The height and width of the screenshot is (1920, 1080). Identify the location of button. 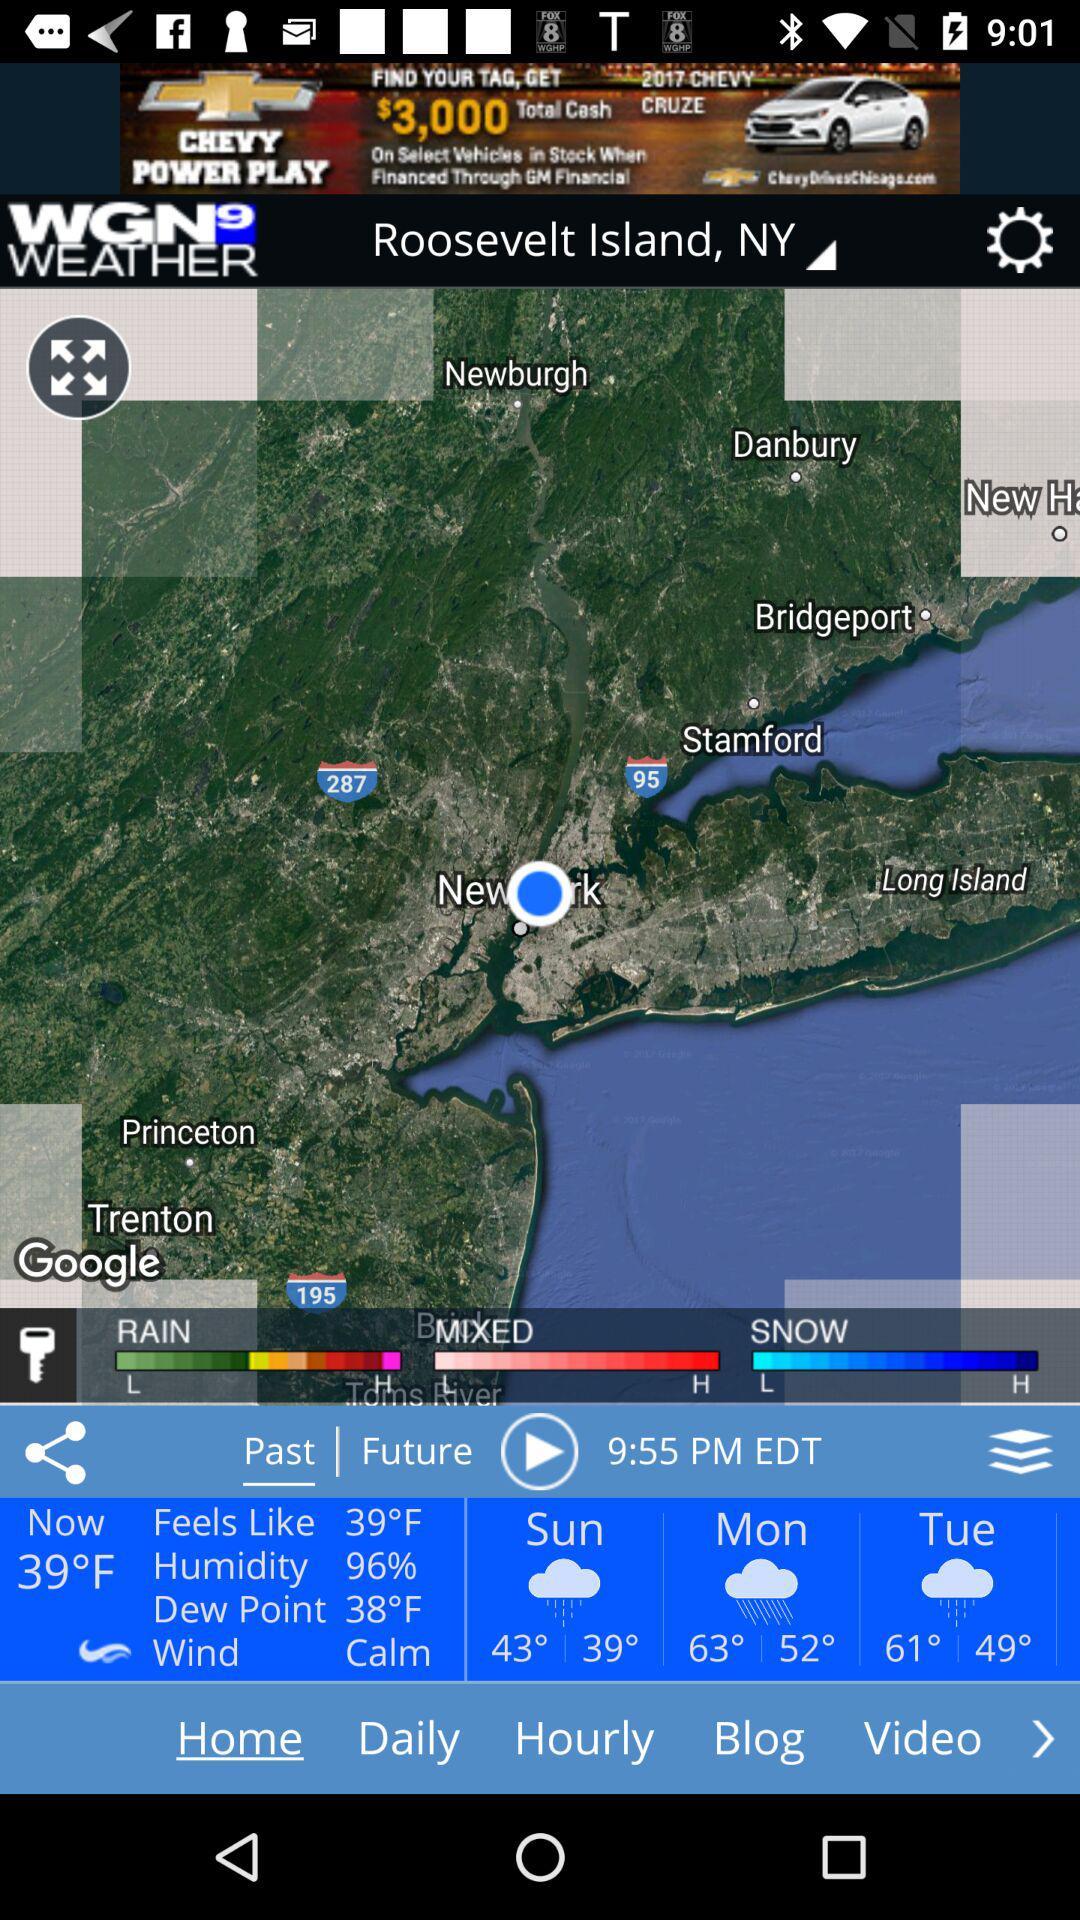
(538, 1451).